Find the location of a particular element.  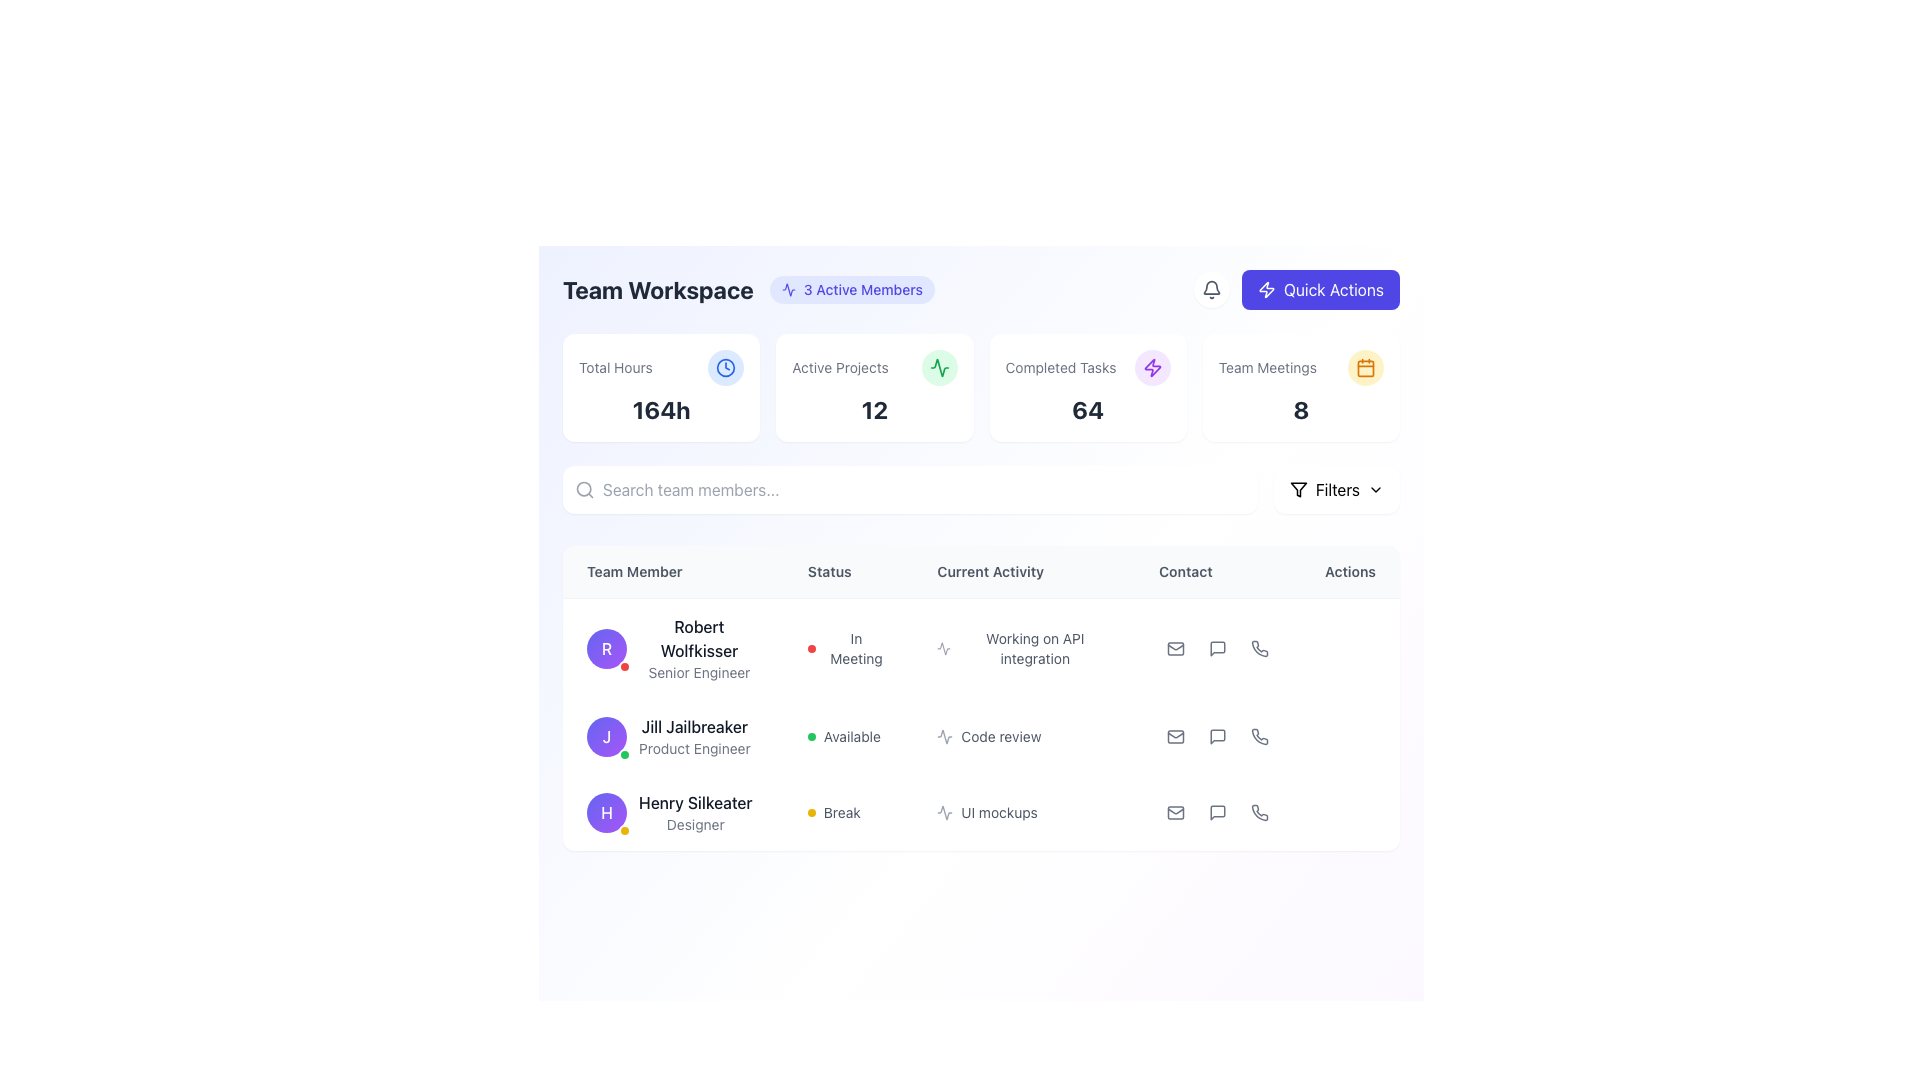

the Text label with icon indicating 'Team Meetings' located at the top-right corner of the card, which is the first noticeable feature above the number '8' is located at coordinates (1301, 367).